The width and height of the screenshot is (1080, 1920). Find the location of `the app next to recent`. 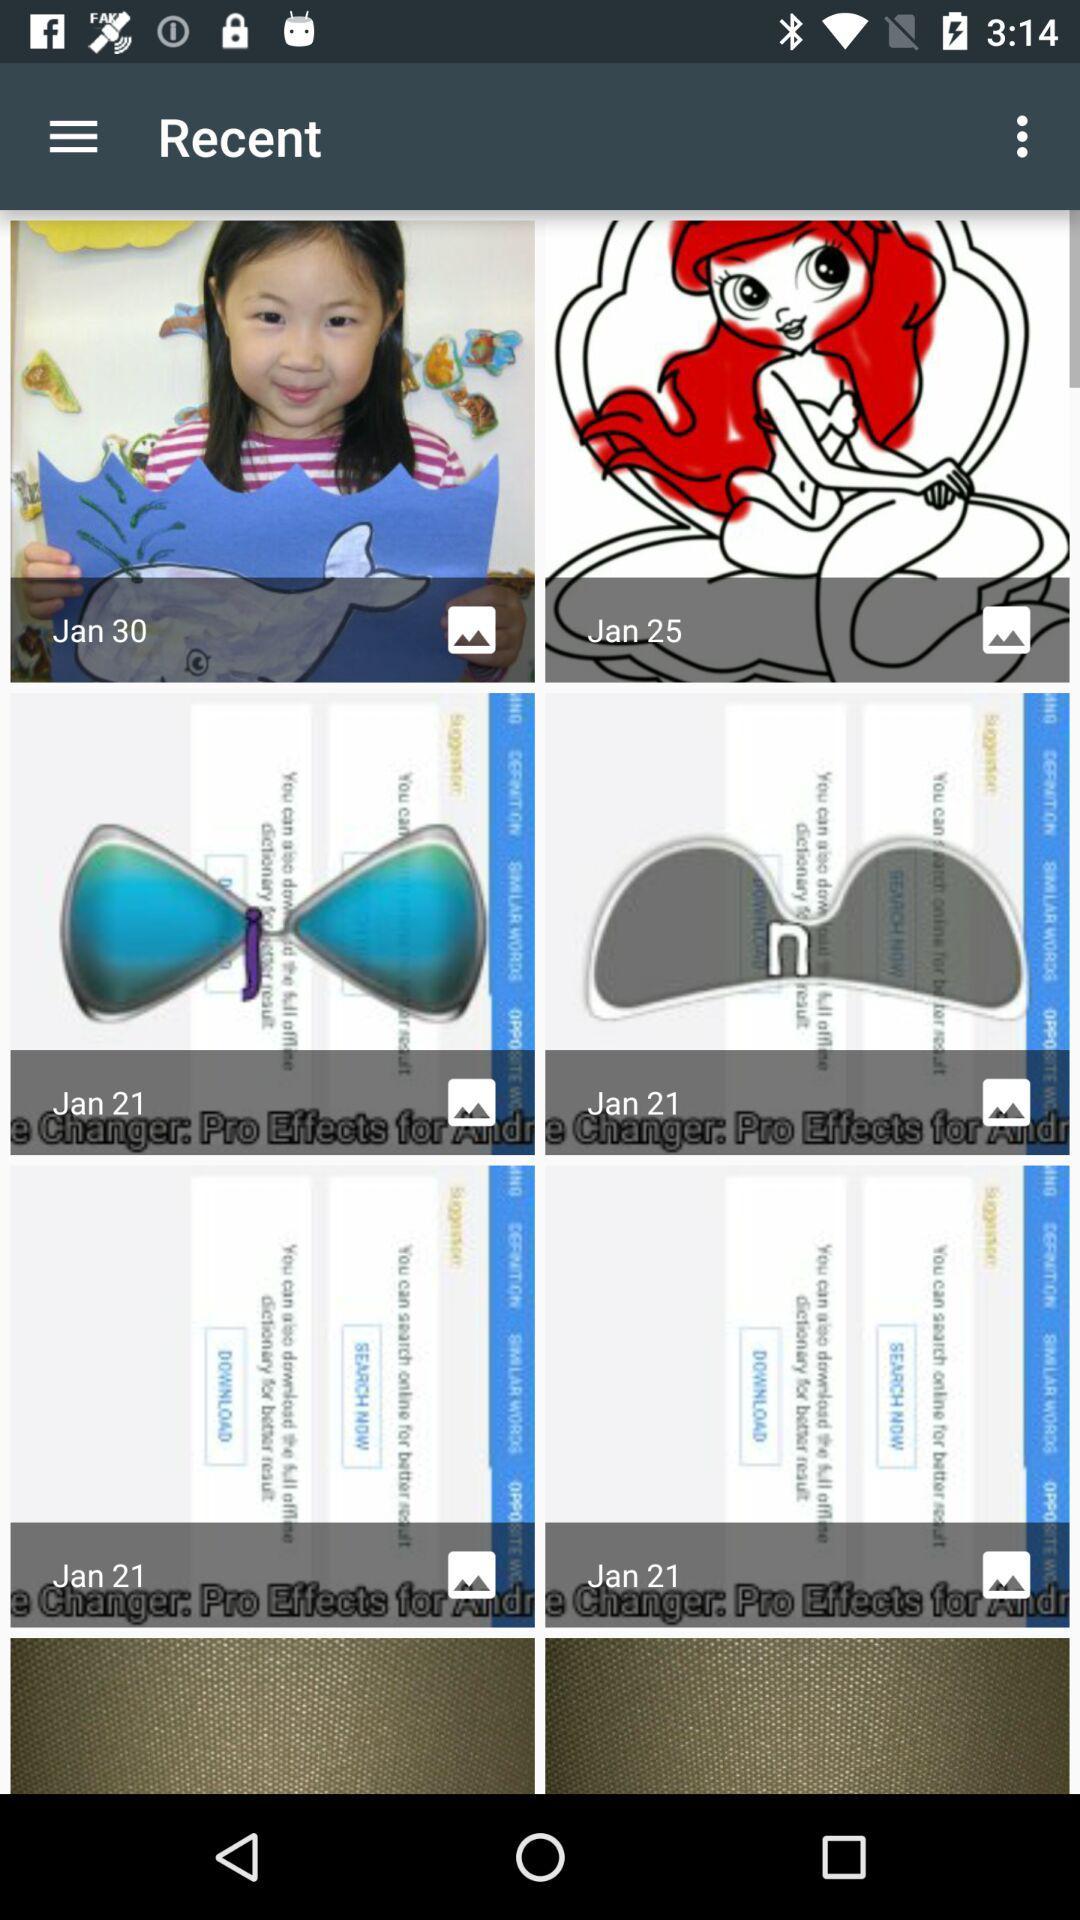

the app next to recent is located at coordinates (1027, 135).